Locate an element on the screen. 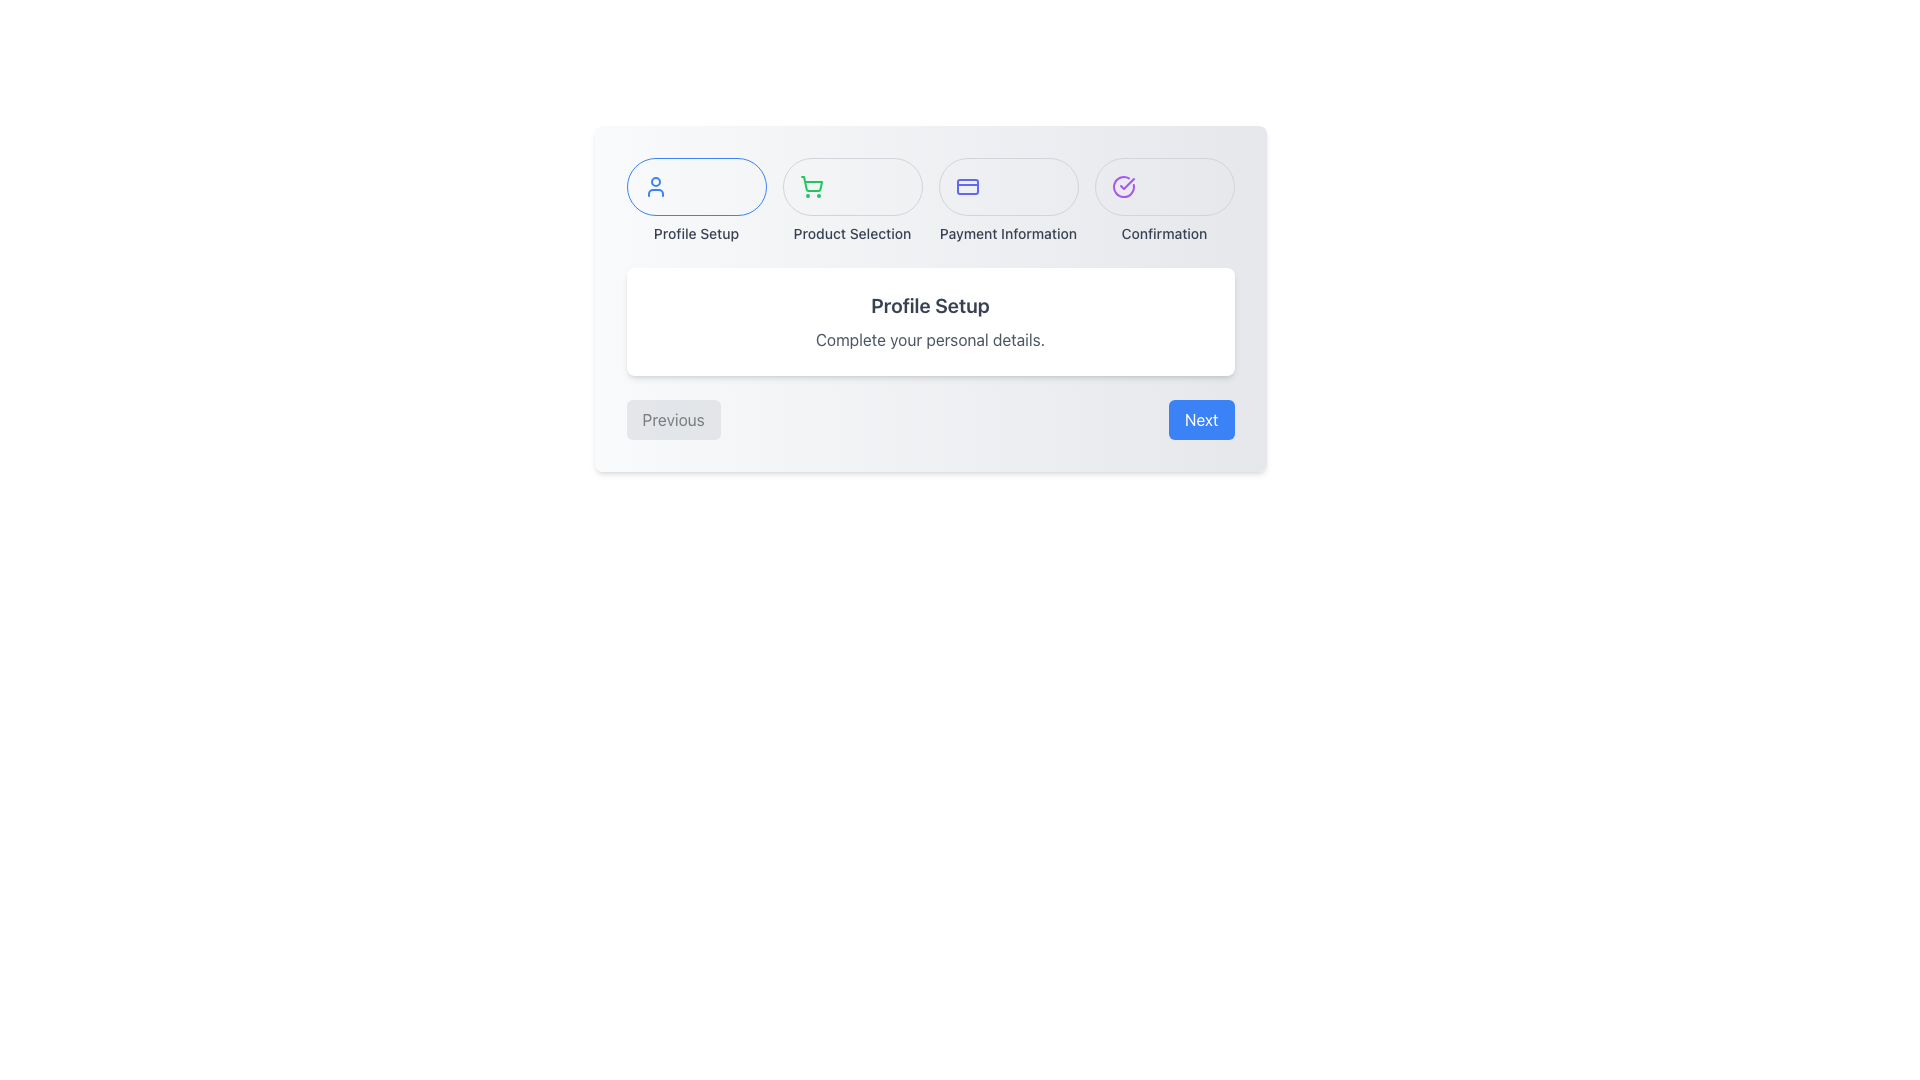 The width and height of the screenshot is (1920, 1080). the text element that reads 'Complete your personal details.' which is located beneath the 'Profile Setup' heading is located at coordinates (929, 338).